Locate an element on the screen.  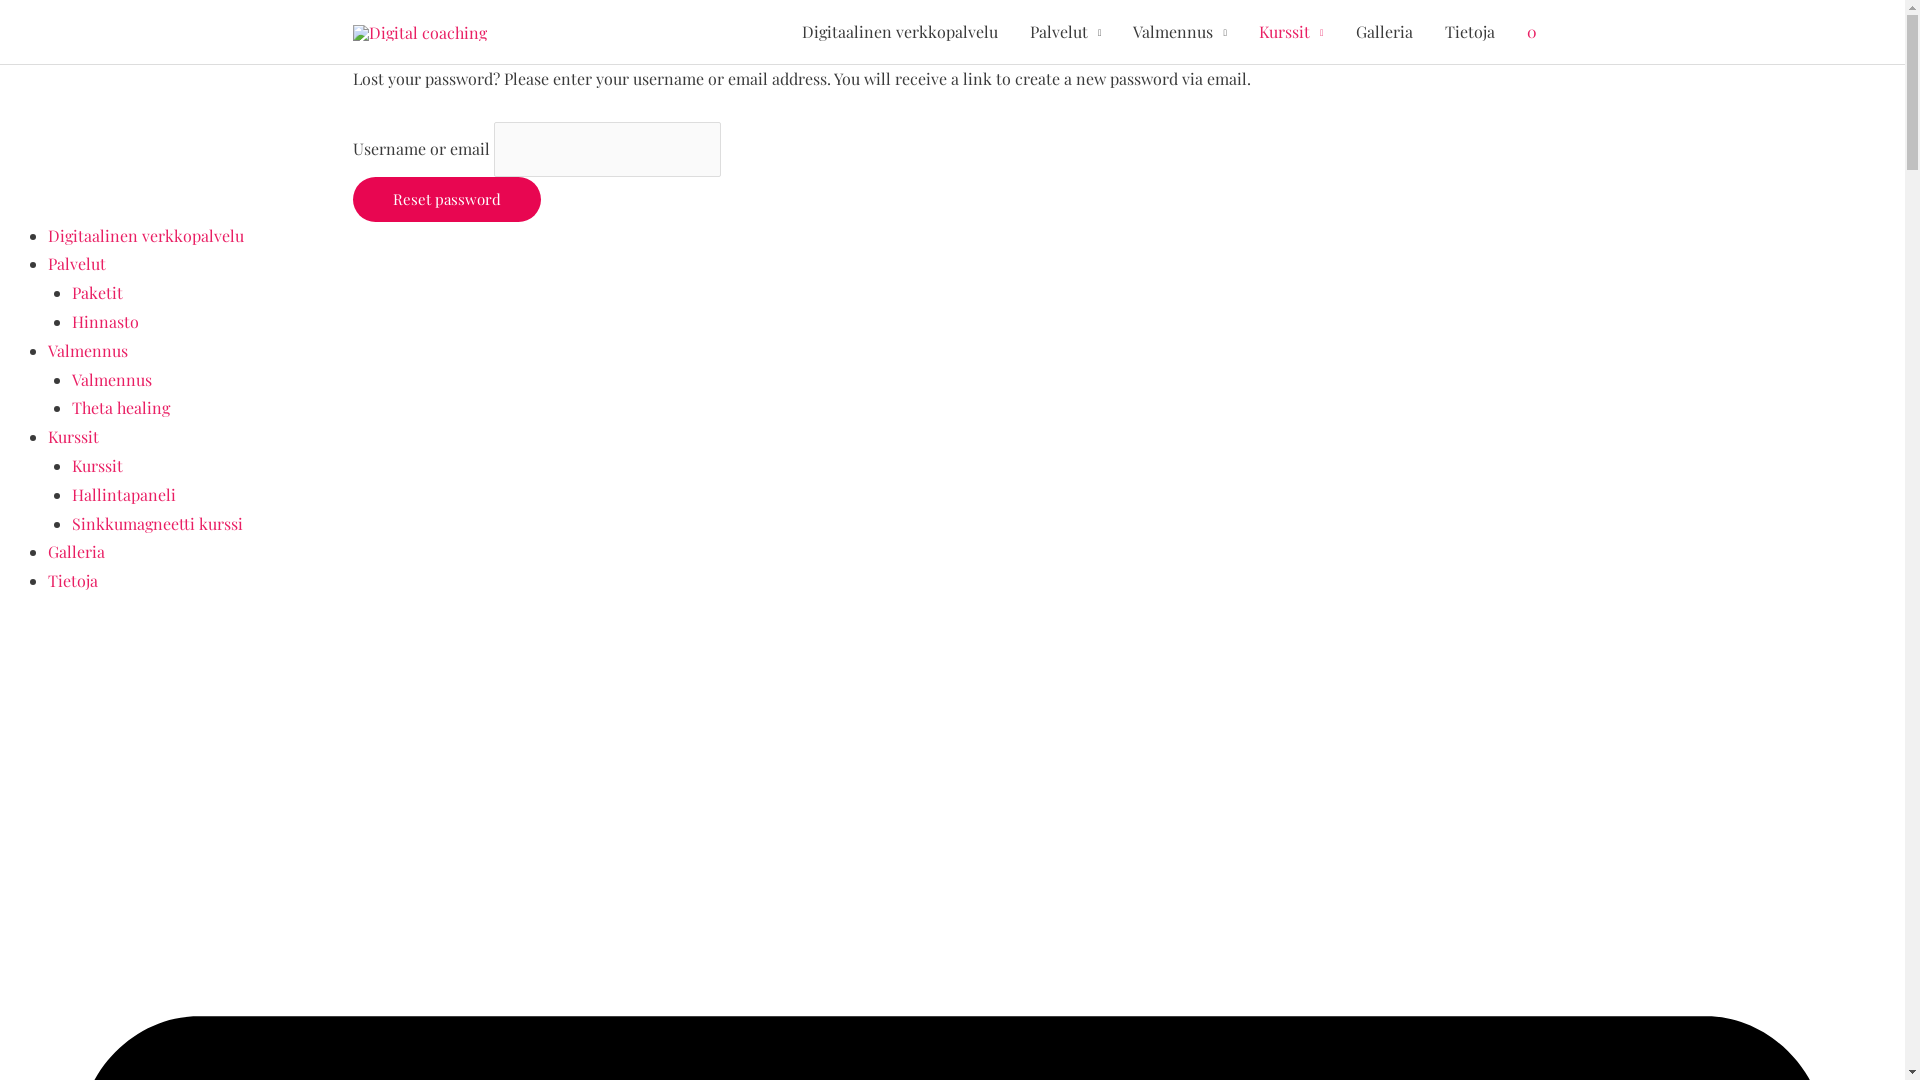
'Palvelut' is located at coordinates (1013, 31).